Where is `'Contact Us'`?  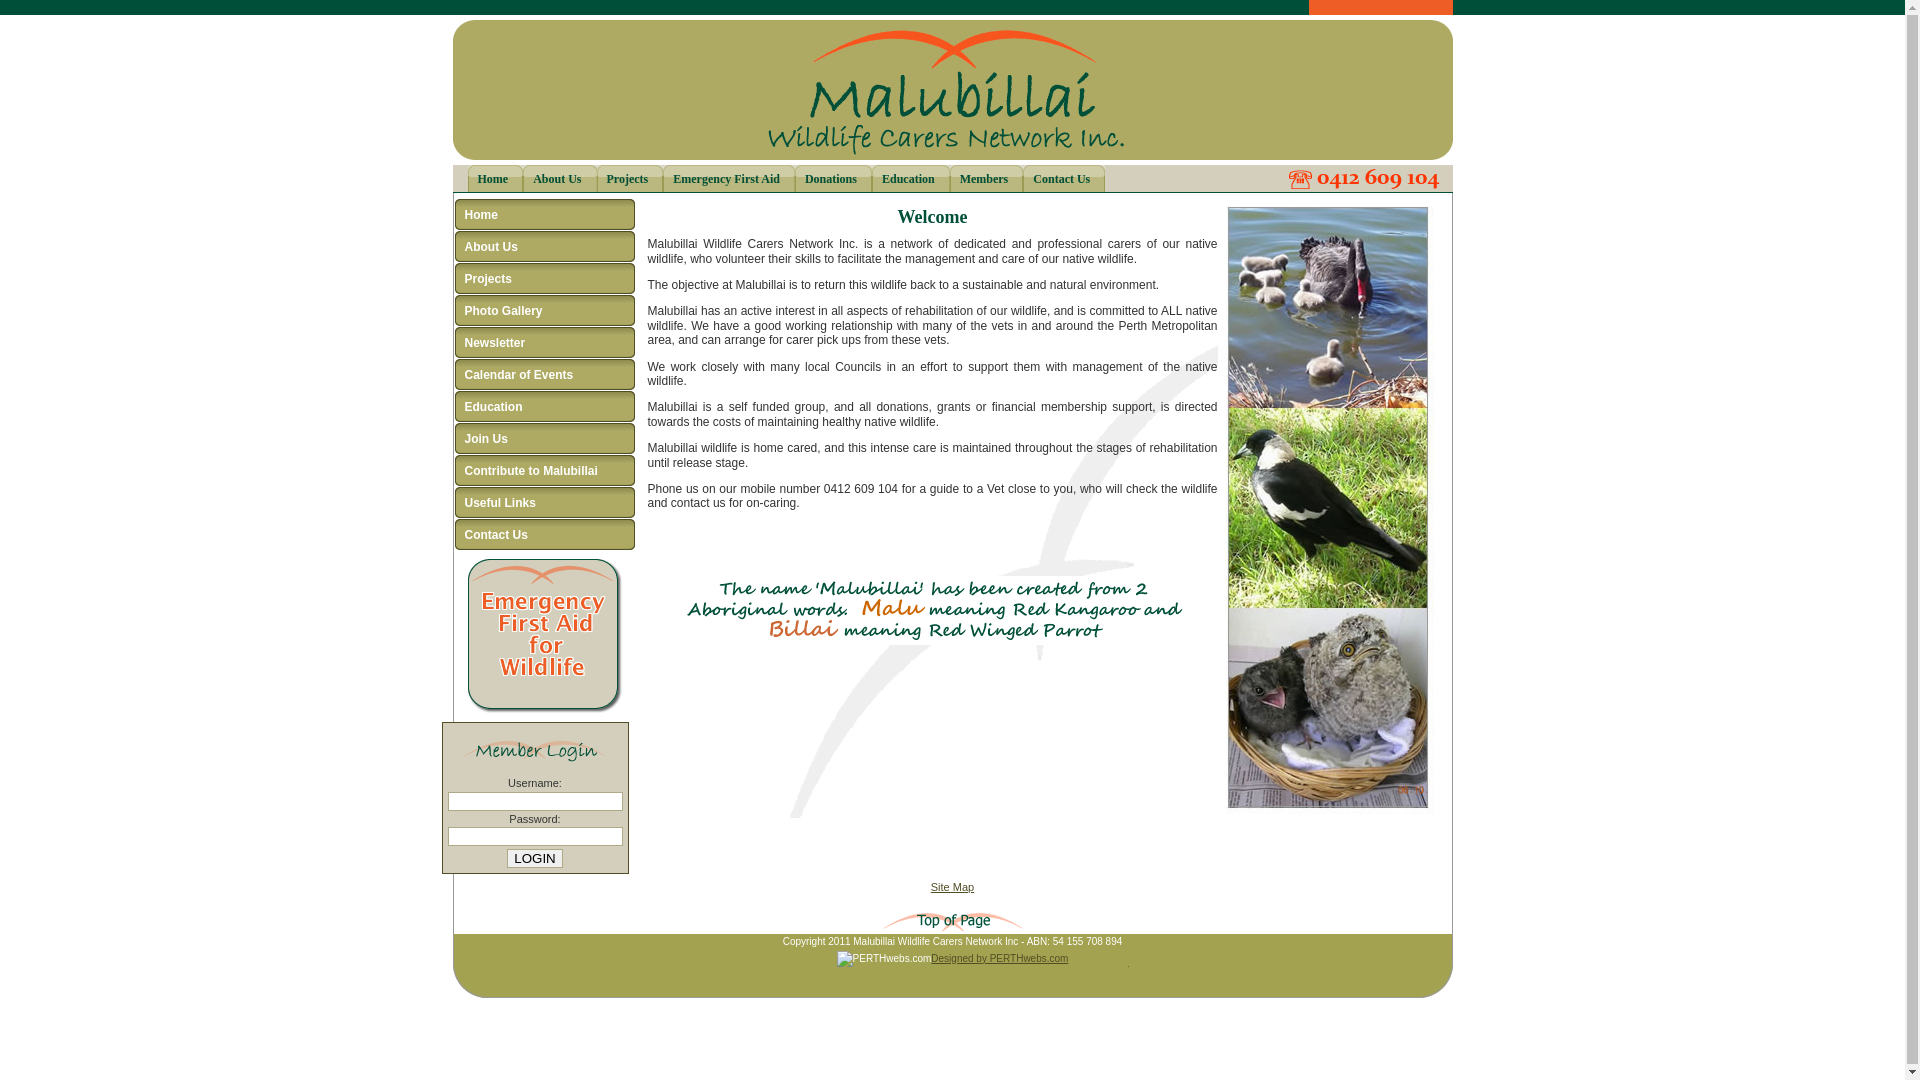 'Contact Us' is located at coordinates (543, 534).